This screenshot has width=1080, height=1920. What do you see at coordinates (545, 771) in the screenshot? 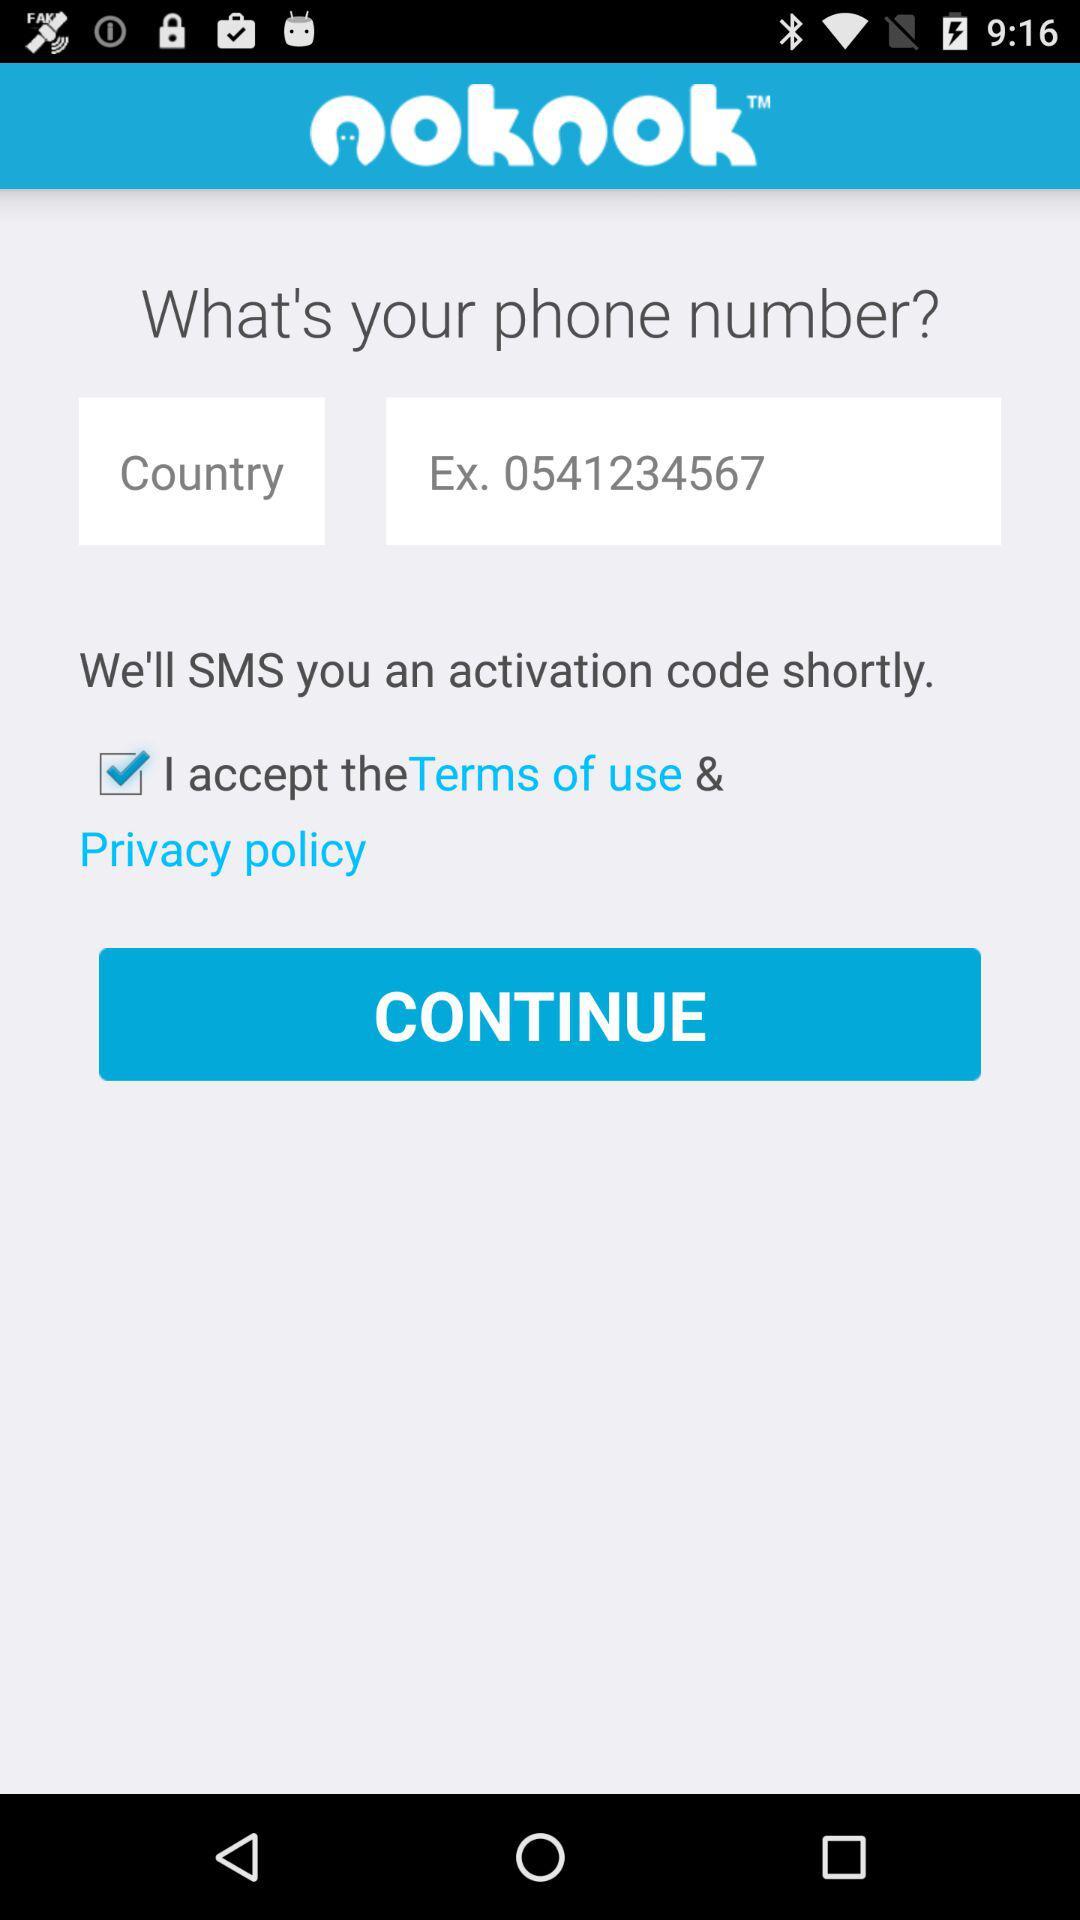
I see `icon below the we ll sms item` at bounding box center [545, 771].